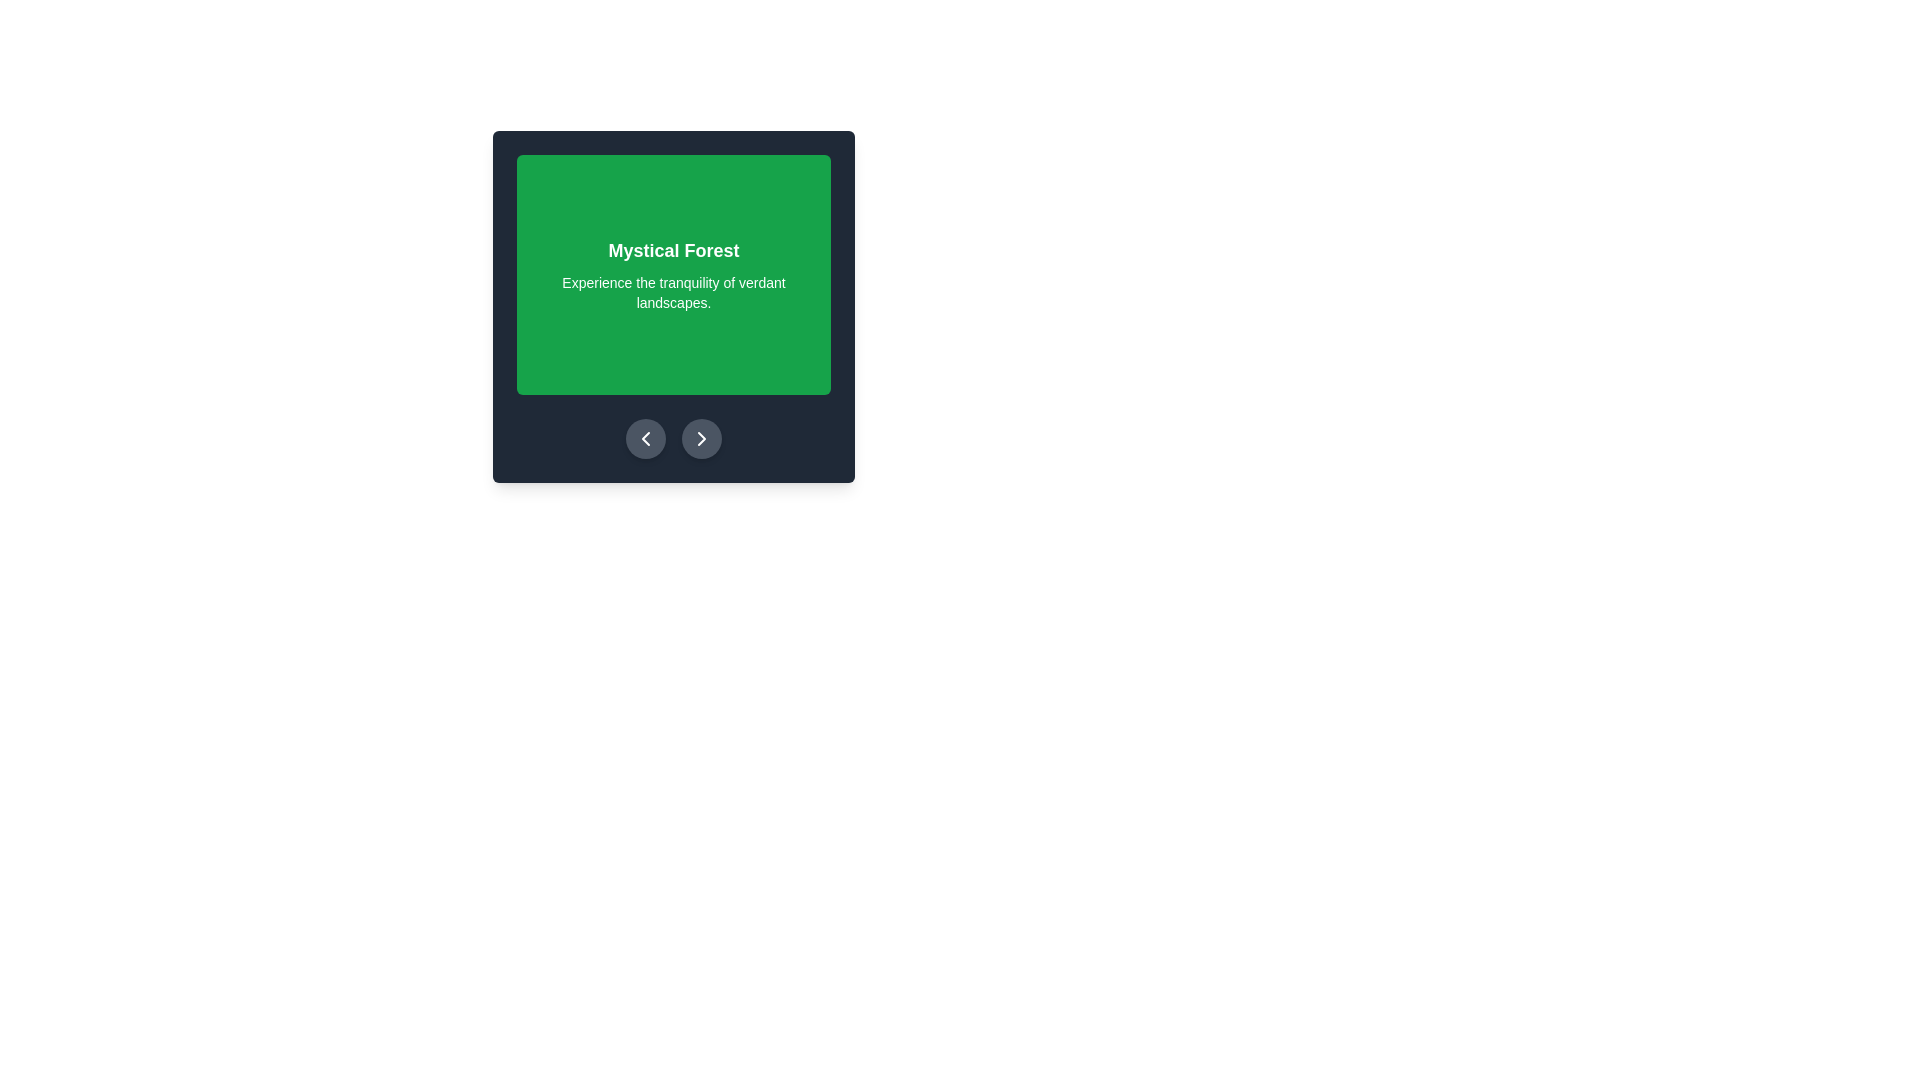 This screenshot has height=1080, width=1920. I want to click on the right-facing chevron icon located centrally within the circular button at the bottom right section of the main card-like interface, so click(701, 438).